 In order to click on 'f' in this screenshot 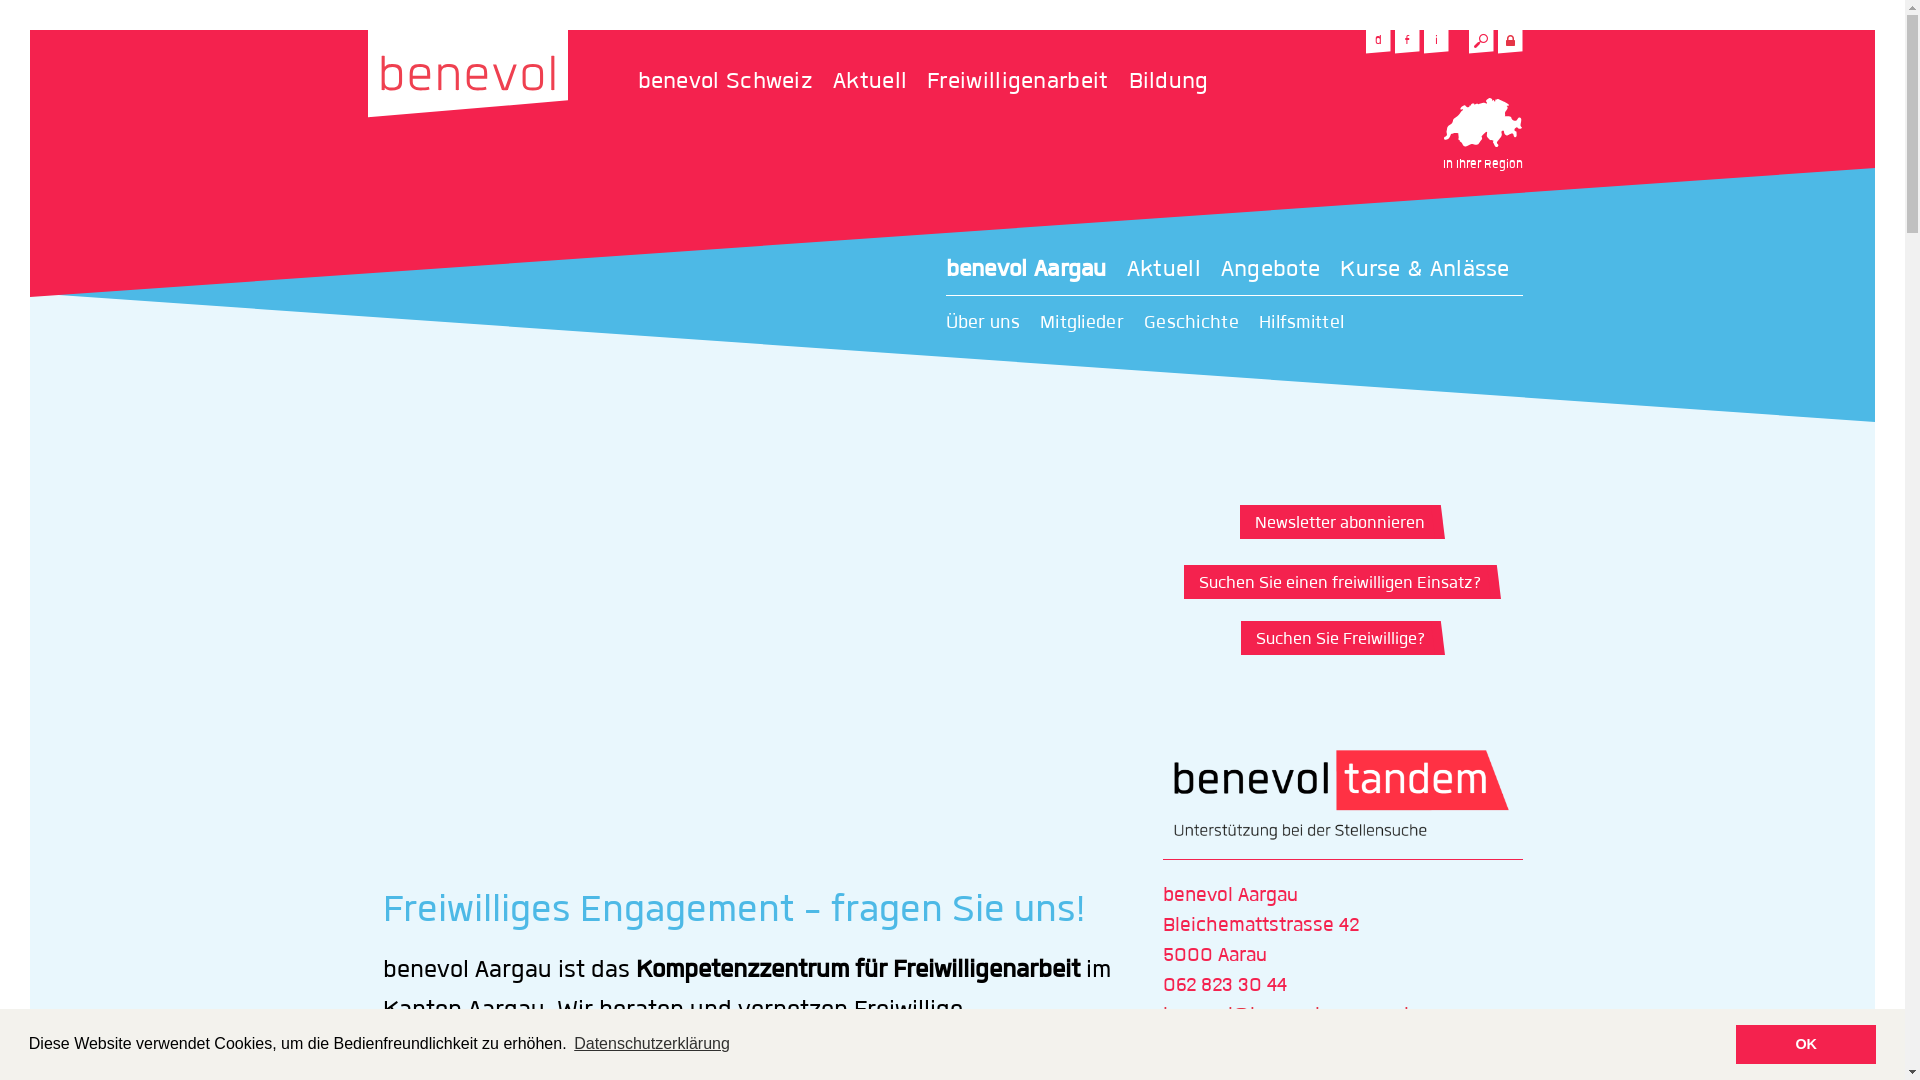, I will do `click(1405, 41)`.